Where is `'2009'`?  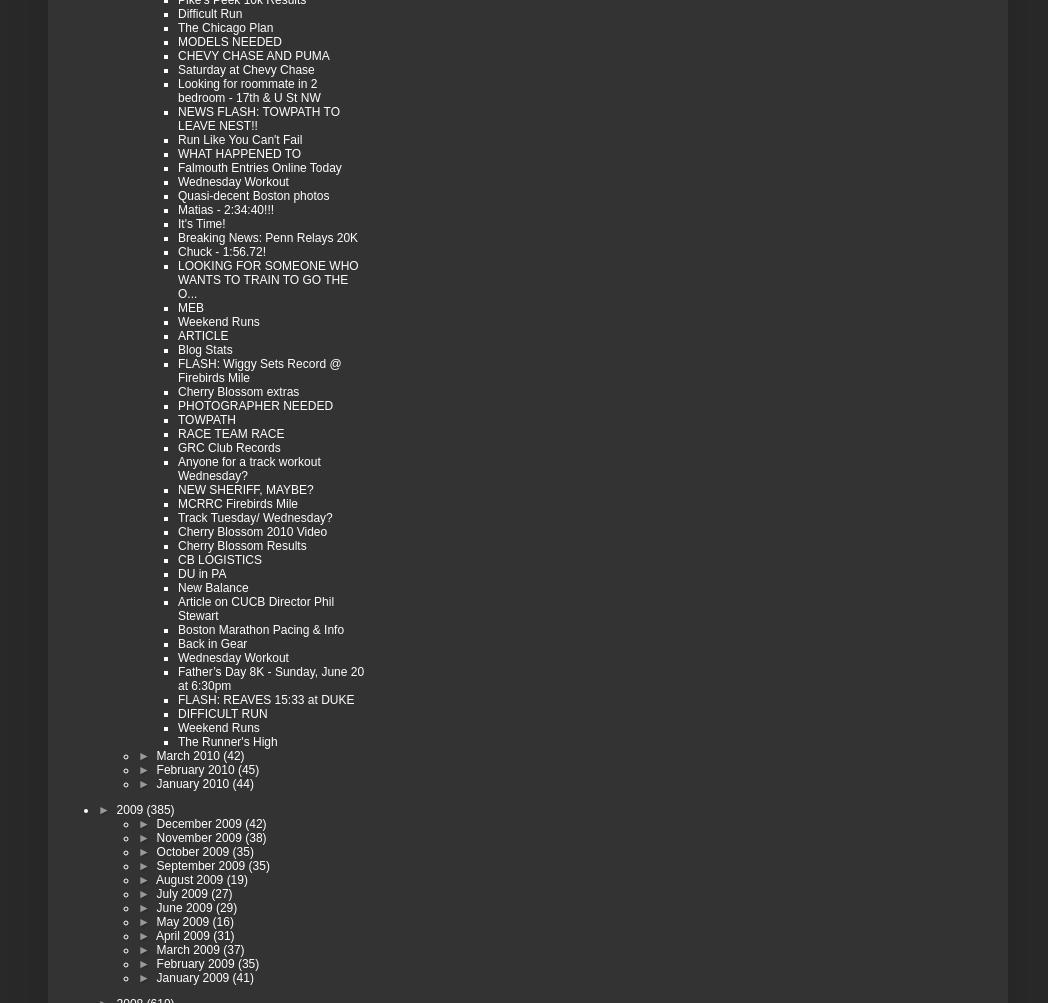 '2009' is located at coordinates (130, 809).